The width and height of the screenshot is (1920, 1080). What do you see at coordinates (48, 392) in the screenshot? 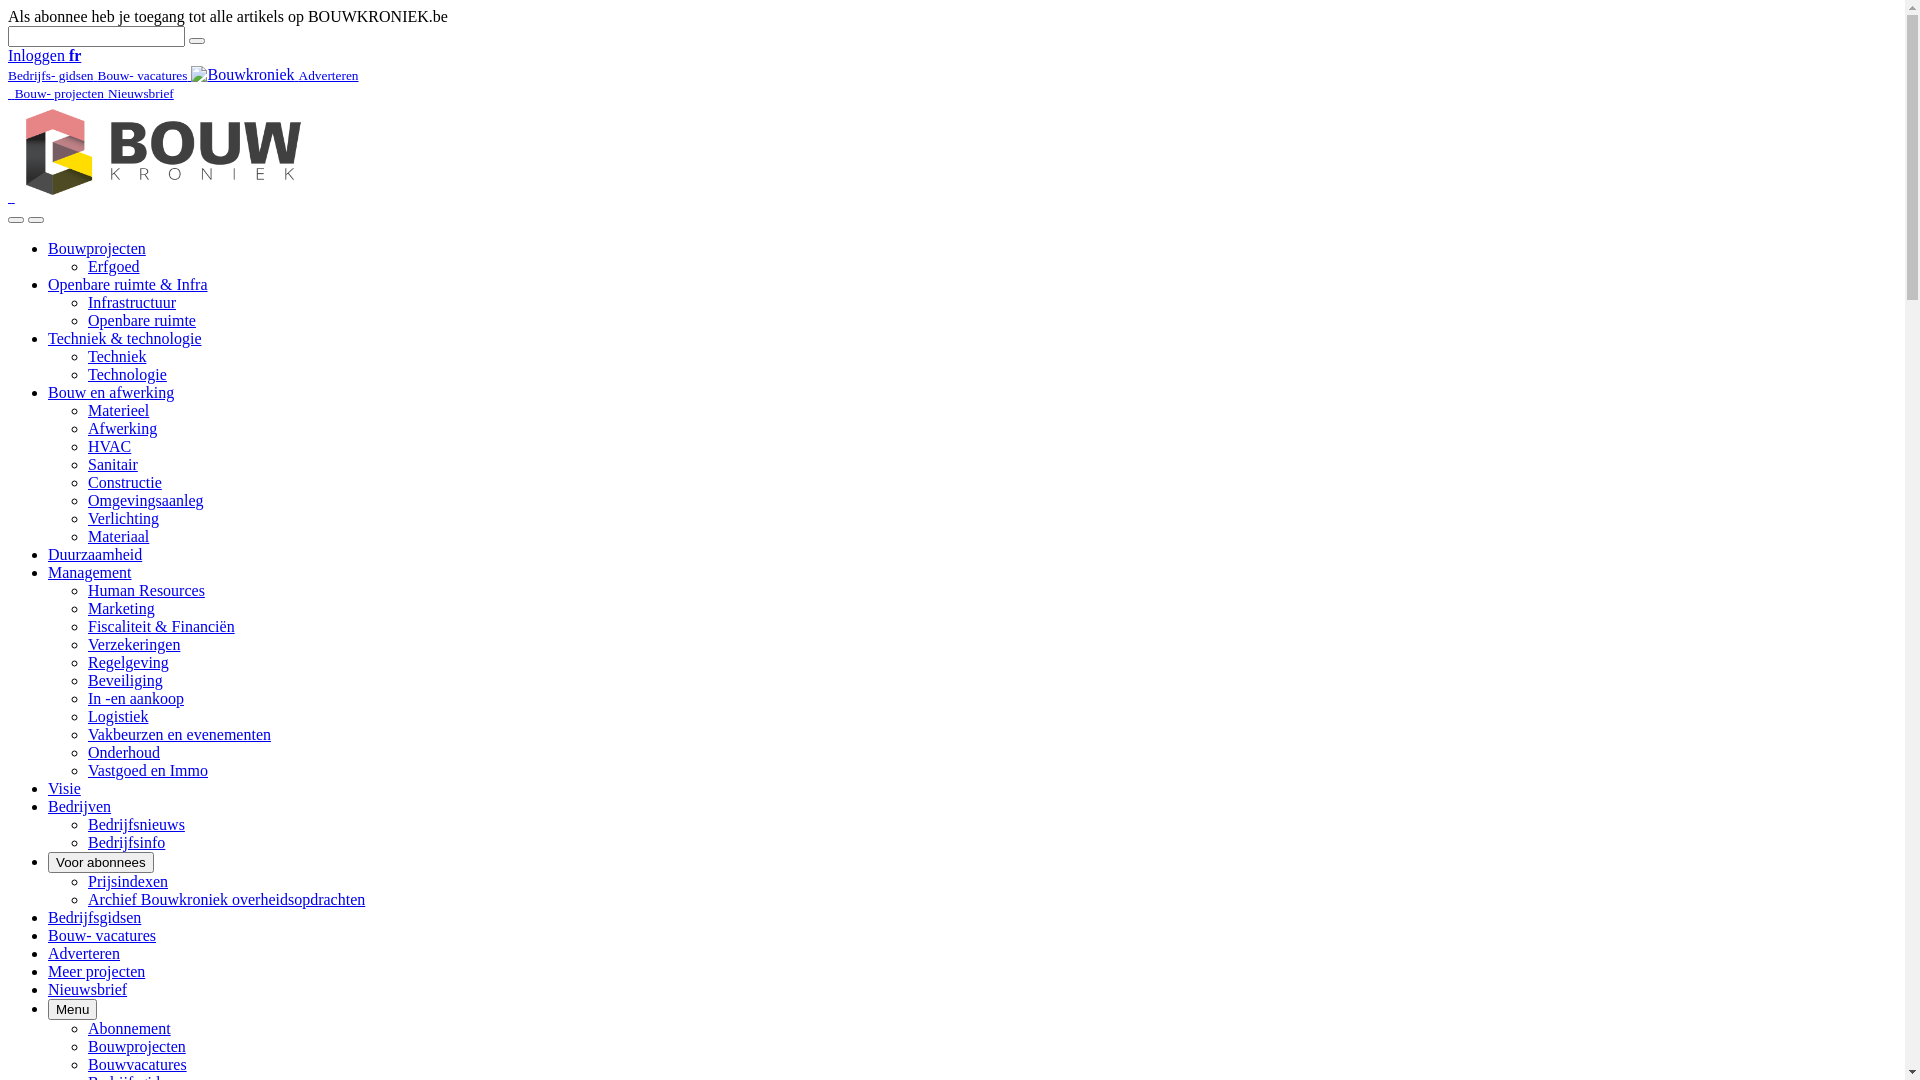
I see `'Bouw en afwerking'` at bounding box center [48, 392].